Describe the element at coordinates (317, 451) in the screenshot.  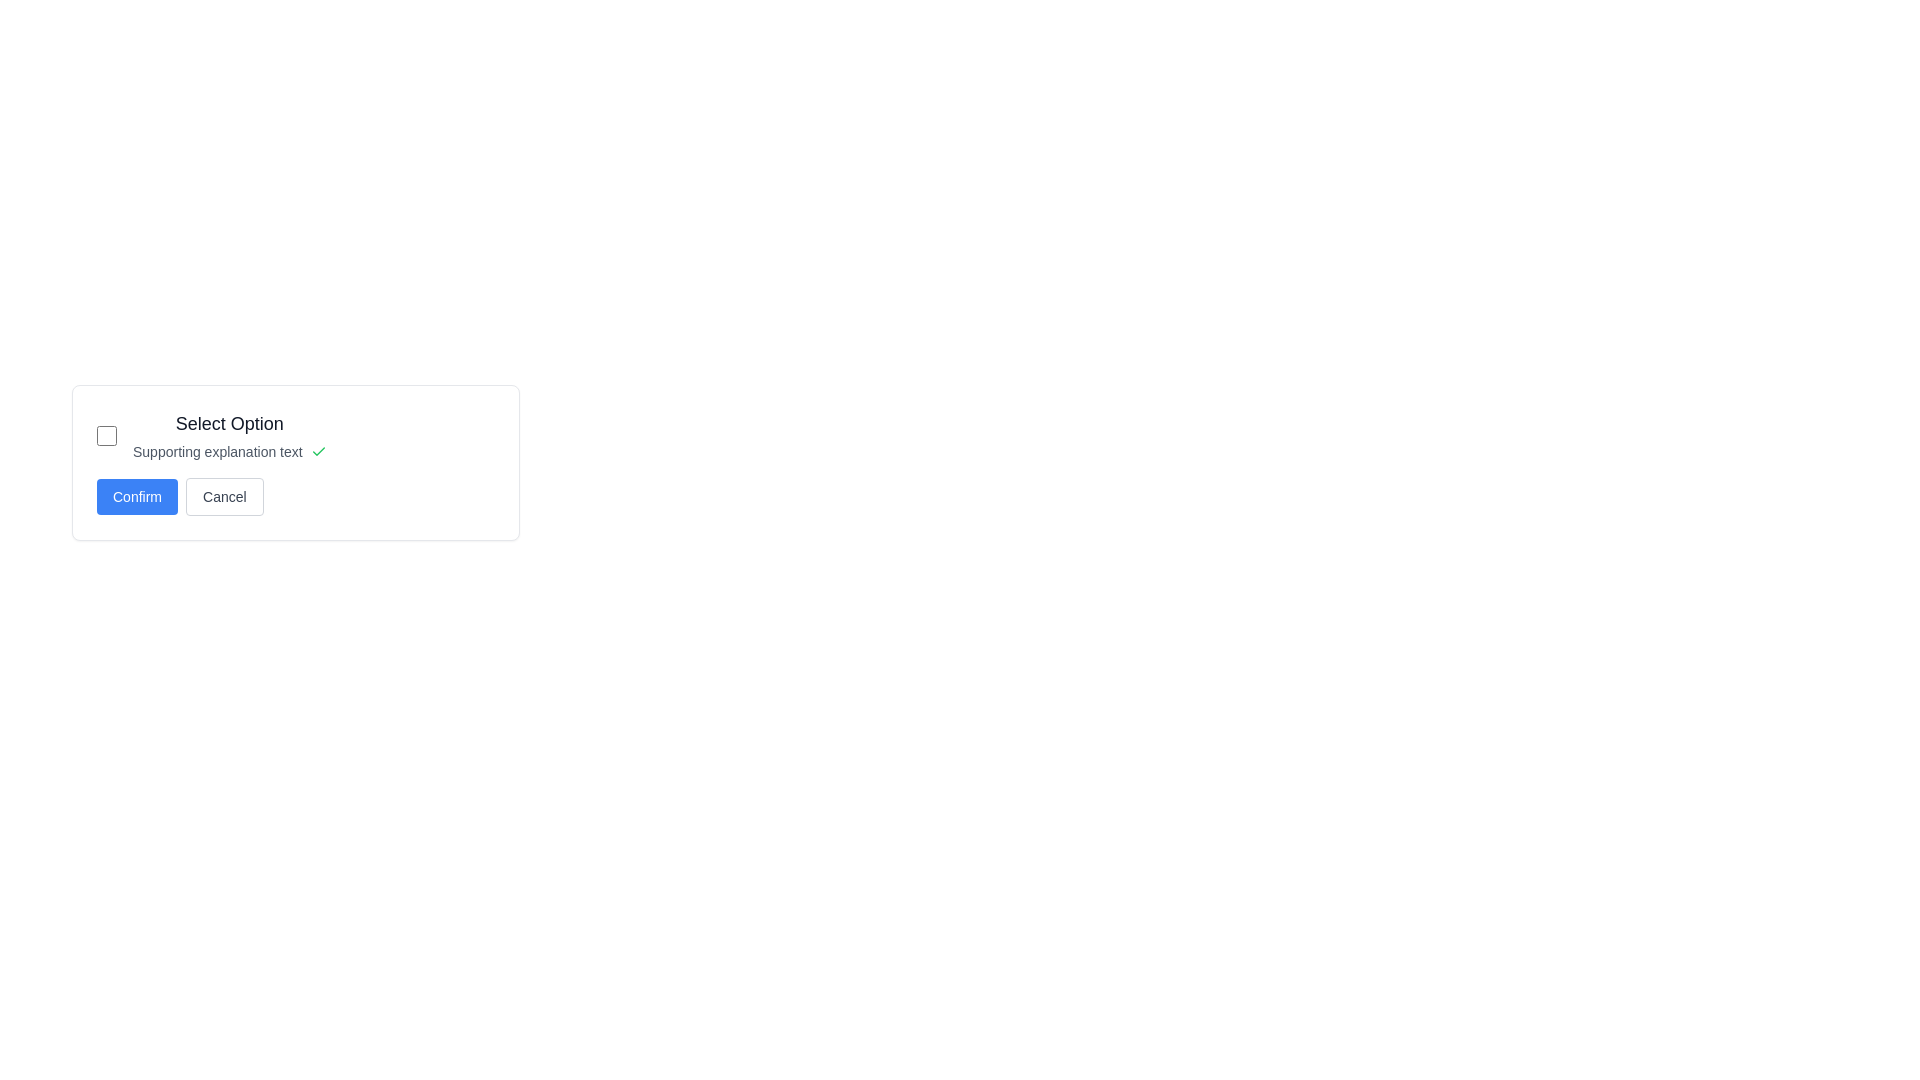
I see `the confirmation icon located to the immediate right of the text labeled 'Supporting explanation text'` at that location.